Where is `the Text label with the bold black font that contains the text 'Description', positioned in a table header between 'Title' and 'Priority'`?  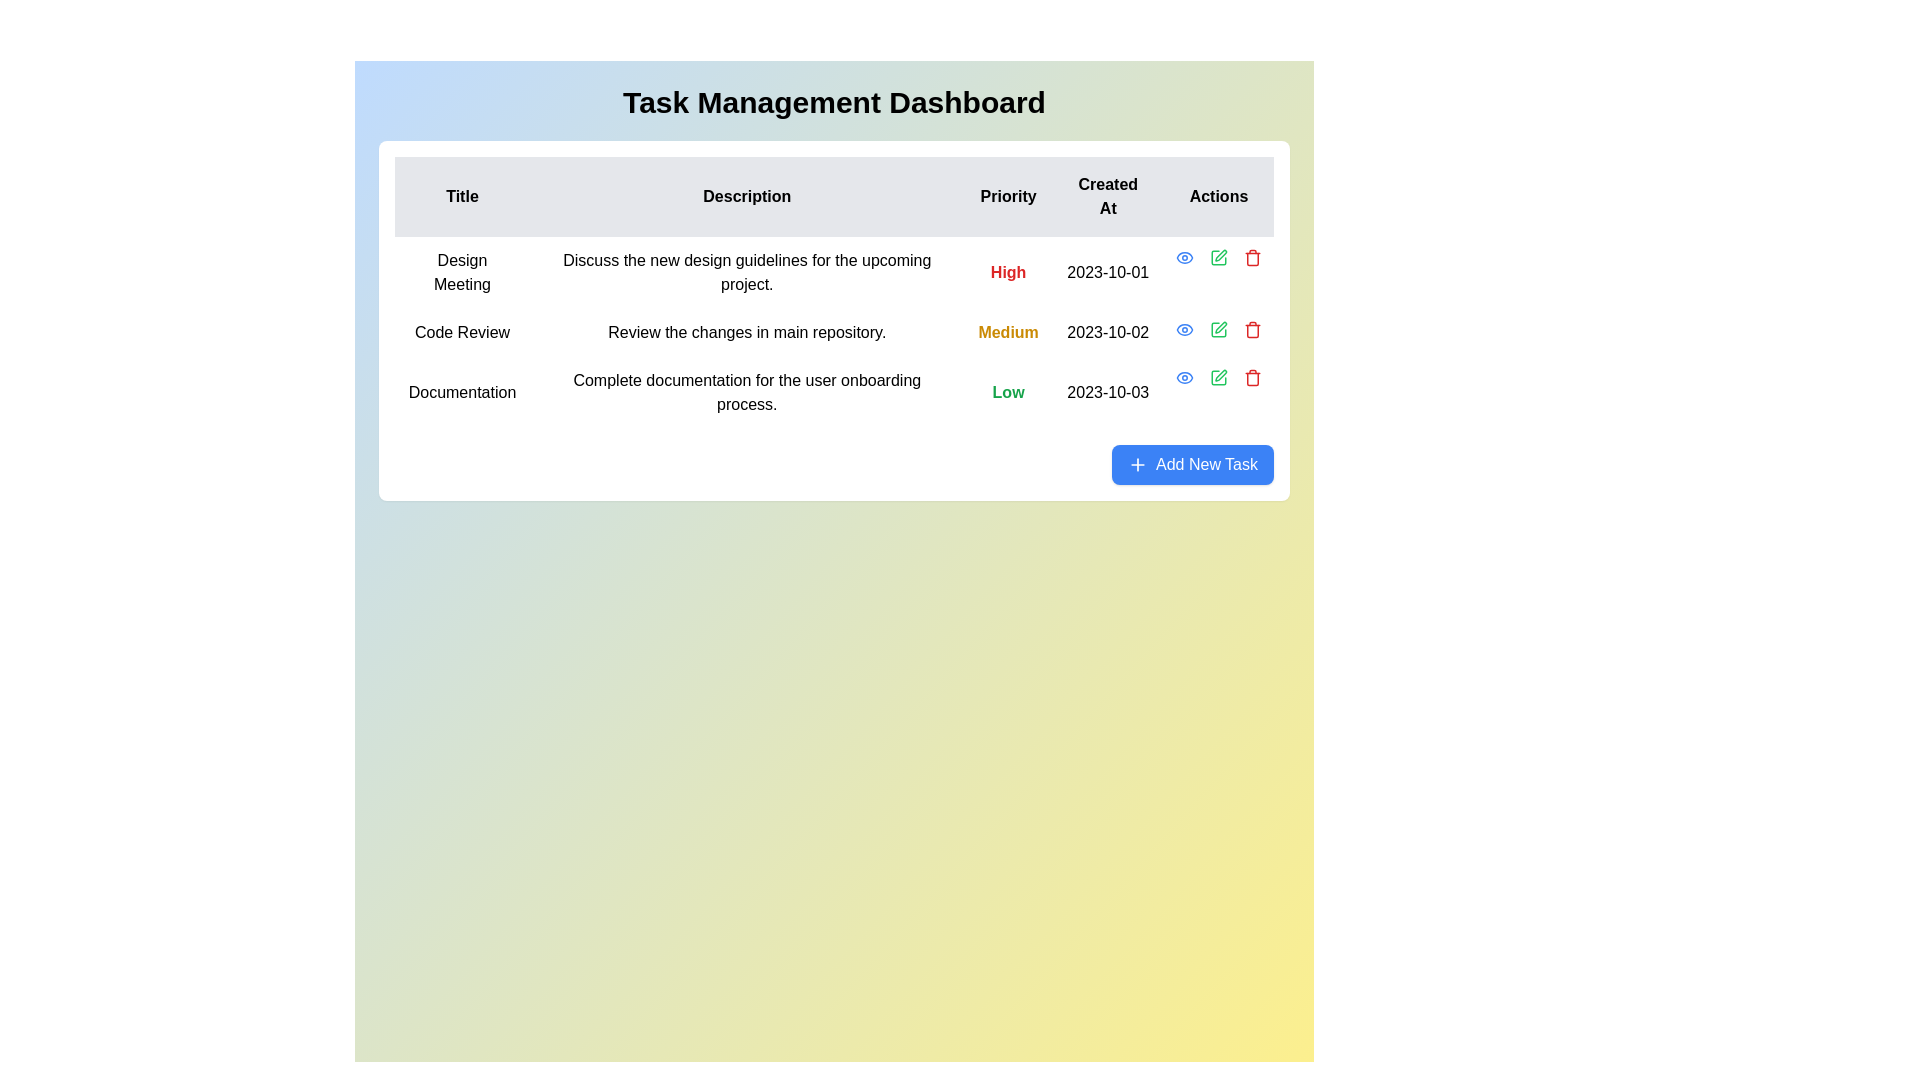 the Text label with the bold black font that contains the text 'Description', positioned in a table header between 'Title' and 'Priority' is located at coordinates (746, 196).